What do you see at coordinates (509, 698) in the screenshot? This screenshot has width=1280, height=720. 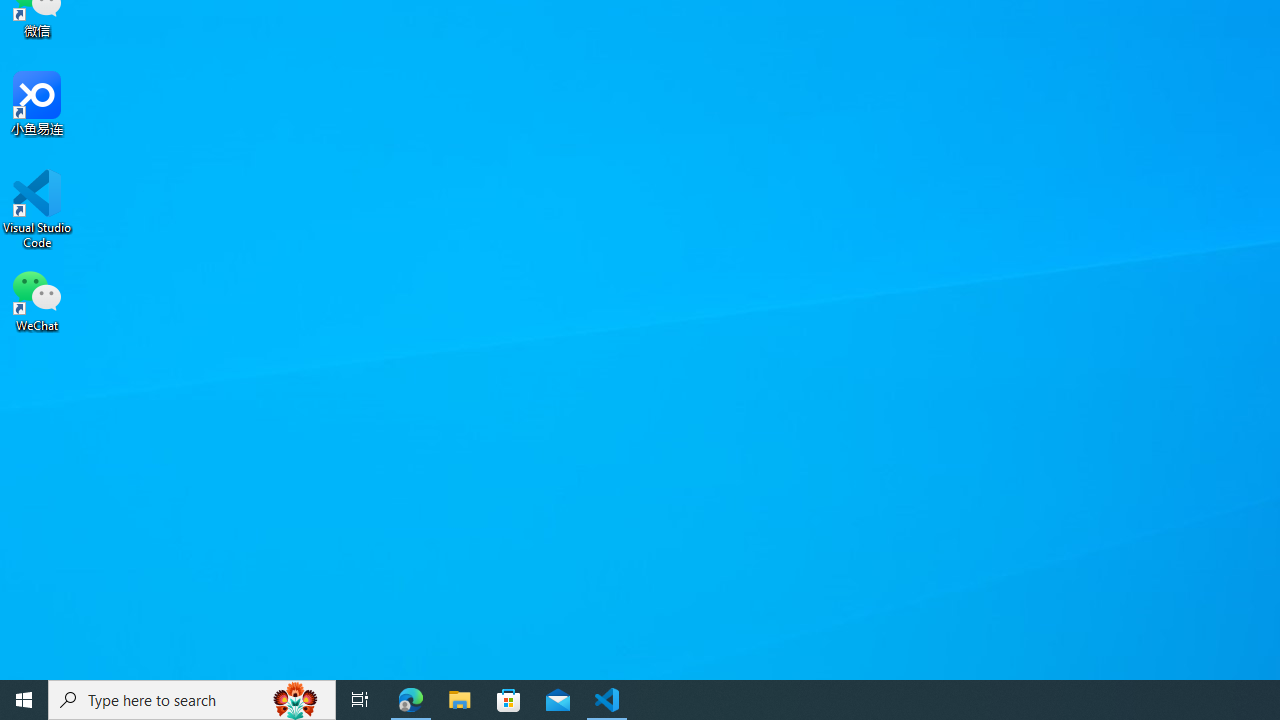 I see `'Microsoft Store'` at bounding box center [509, 698].